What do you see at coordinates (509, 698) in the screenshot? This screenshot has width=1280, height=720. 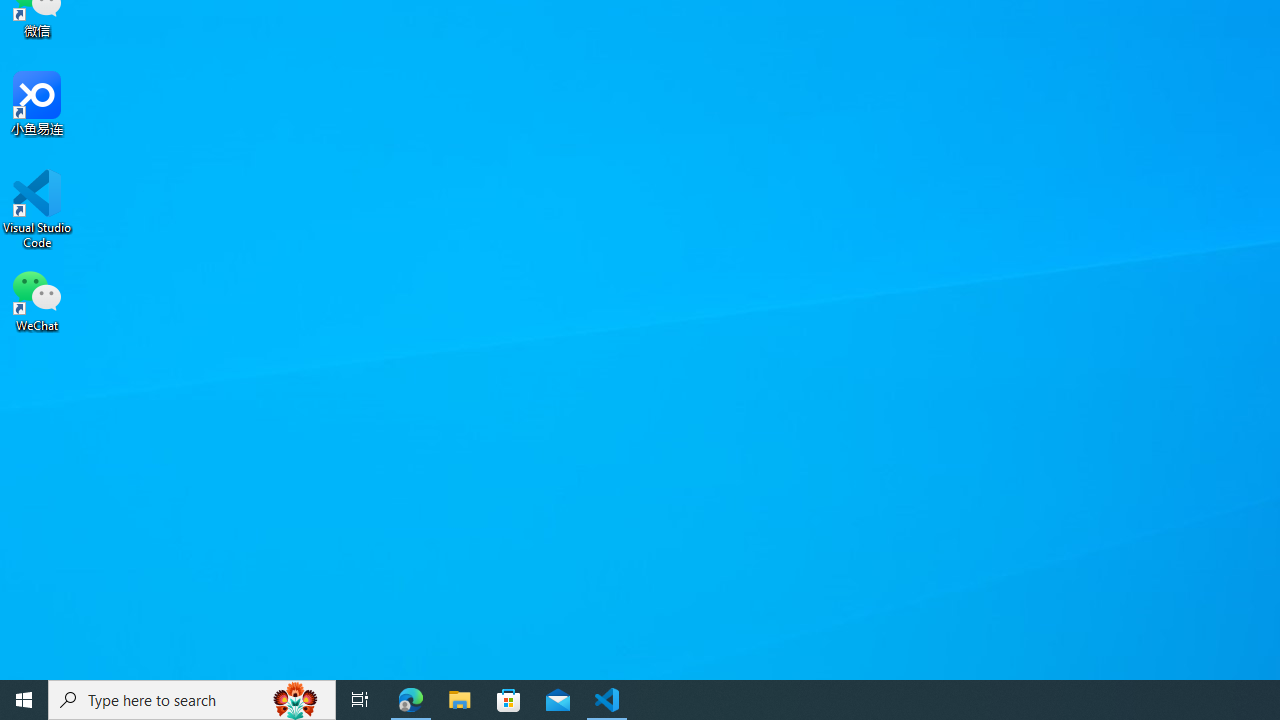 I see `'Microsoft Store'` at bounding box center [509, 698].